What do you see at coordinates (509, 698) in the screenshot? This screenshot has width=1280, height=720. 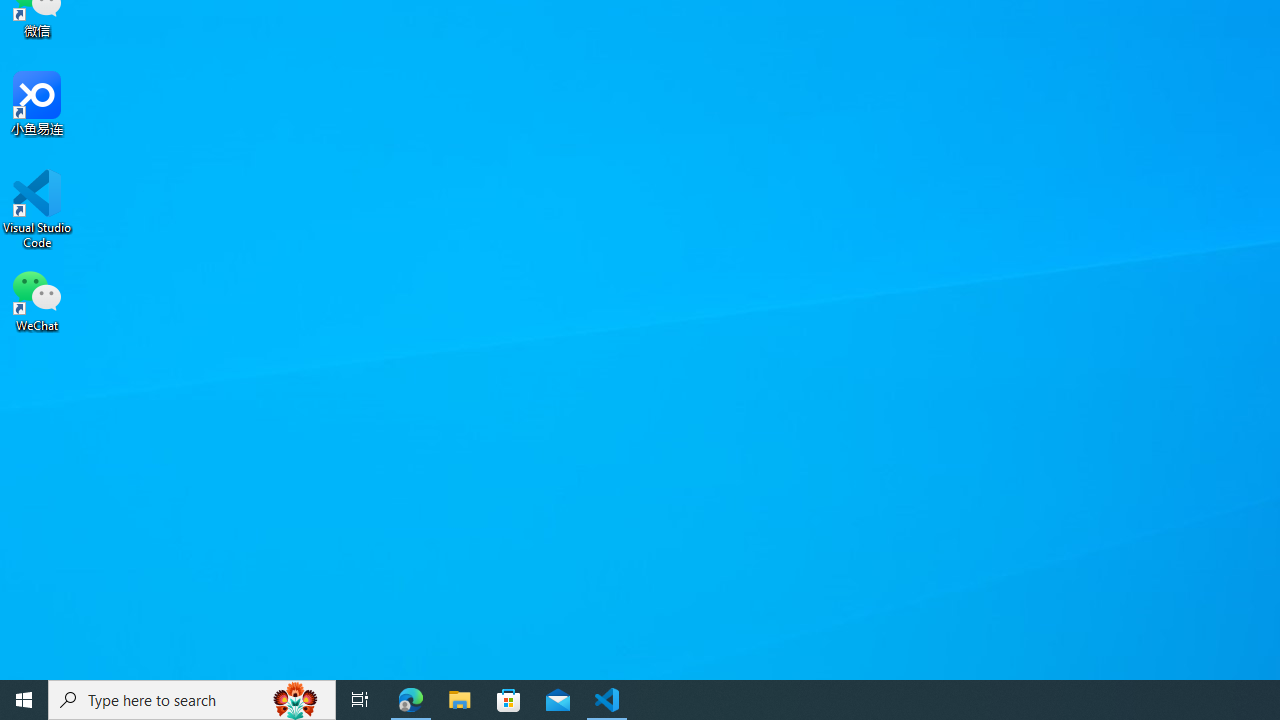 I see `'Microsoft Store'` at bounding box center [509, 698].